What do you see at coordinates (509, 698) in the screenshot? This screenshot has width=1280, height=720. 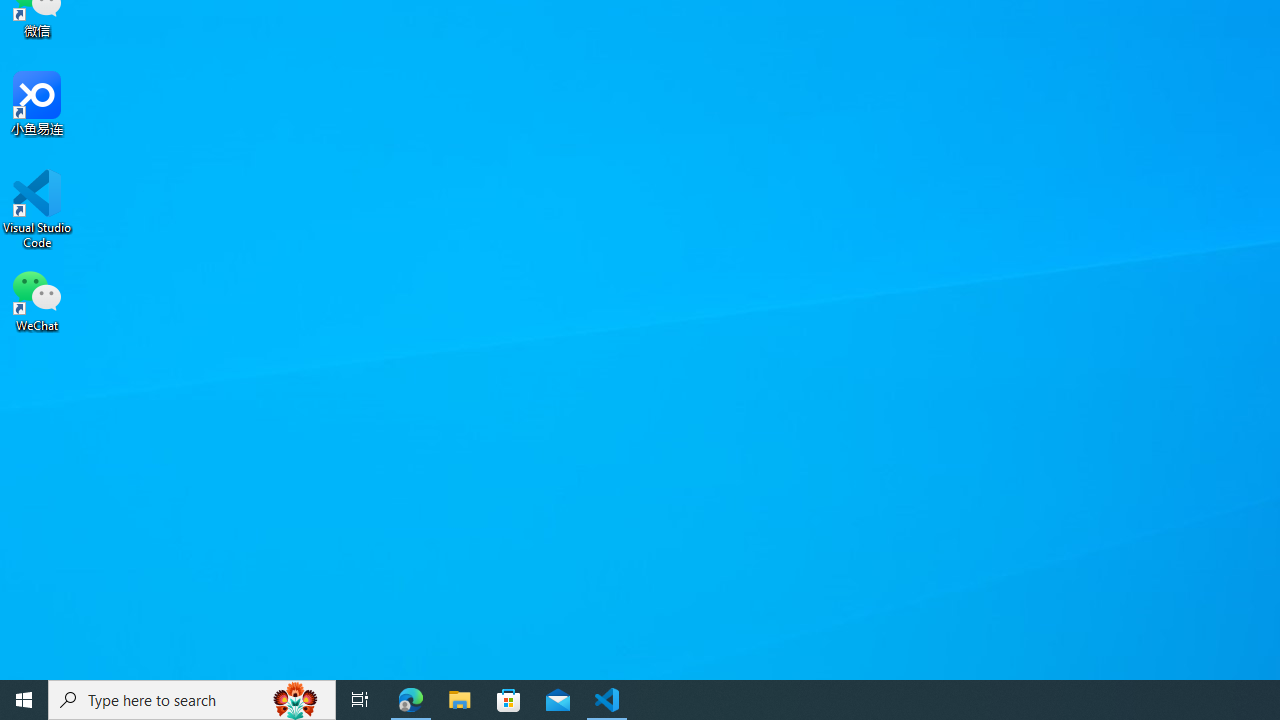 I see `'Microsoft Store'` at bounding box center [509, 698].